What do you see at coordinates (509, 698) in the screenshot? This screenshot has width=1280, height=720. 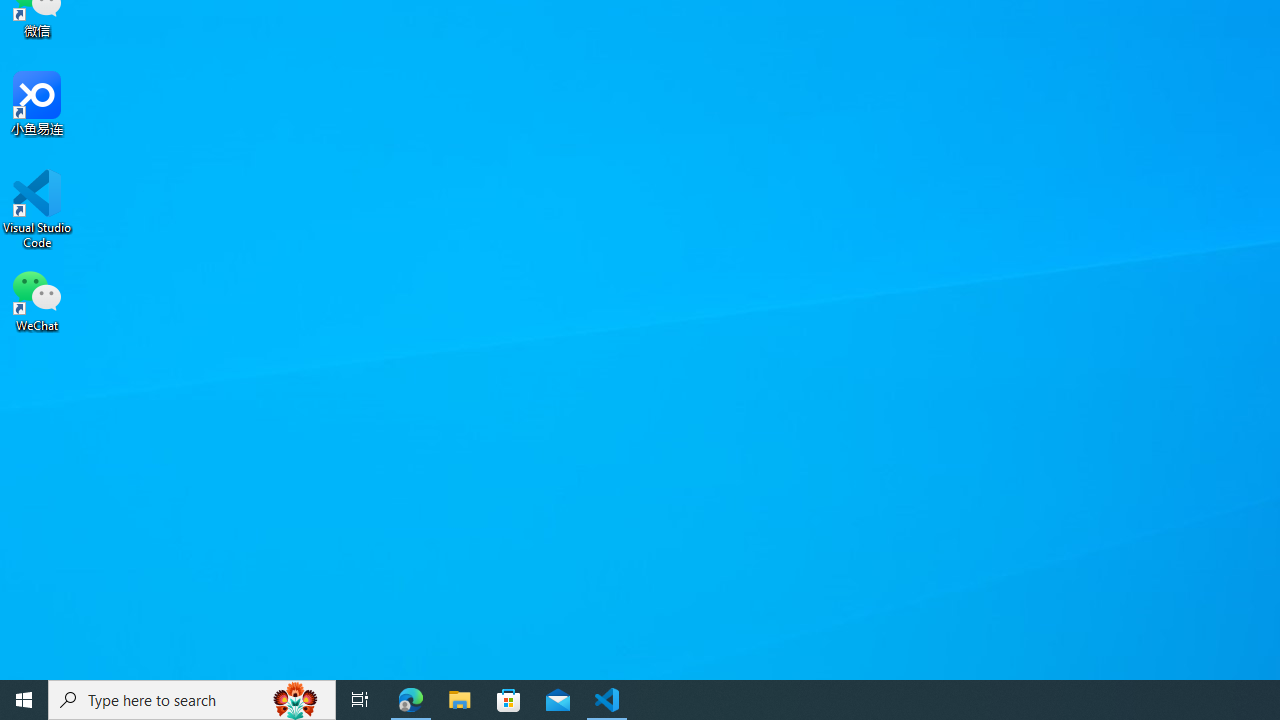 I see `'Microsoft Store'` at bounding box center [509, 698].